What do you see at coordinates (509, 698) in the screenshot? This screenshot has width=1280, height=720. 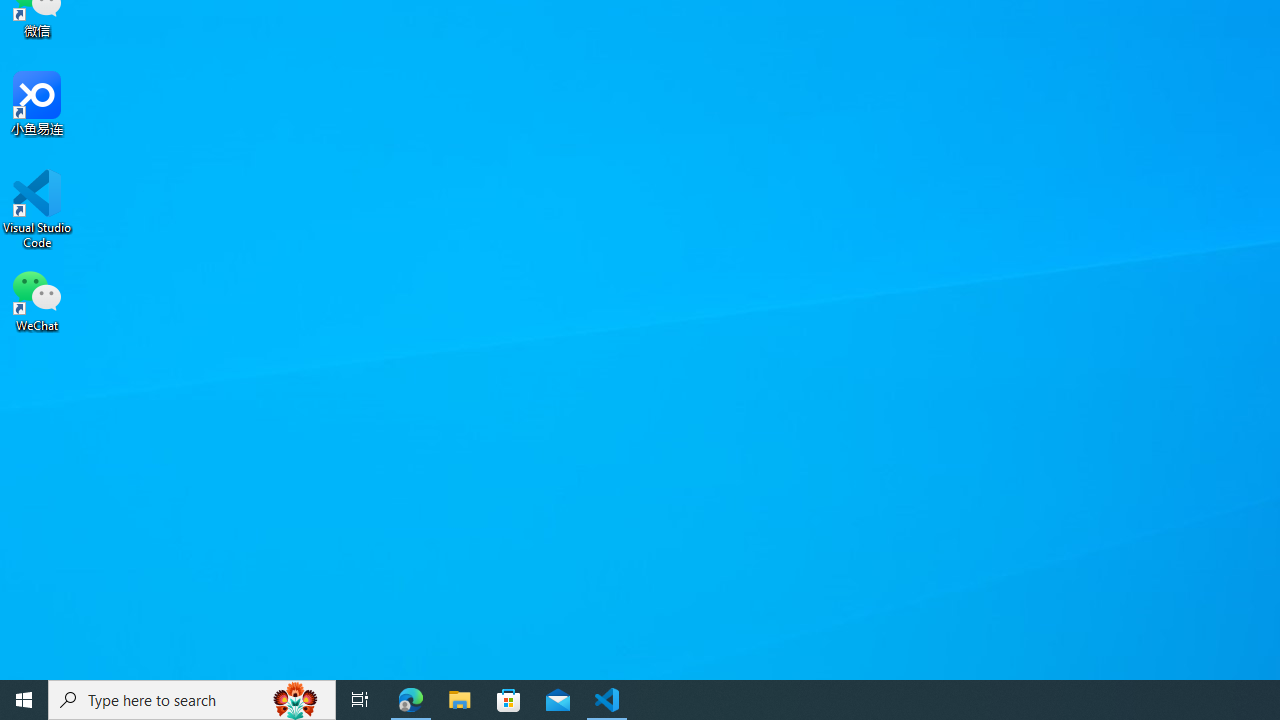 I see `'Microsoft Store'` at bounding box center [509, 698].